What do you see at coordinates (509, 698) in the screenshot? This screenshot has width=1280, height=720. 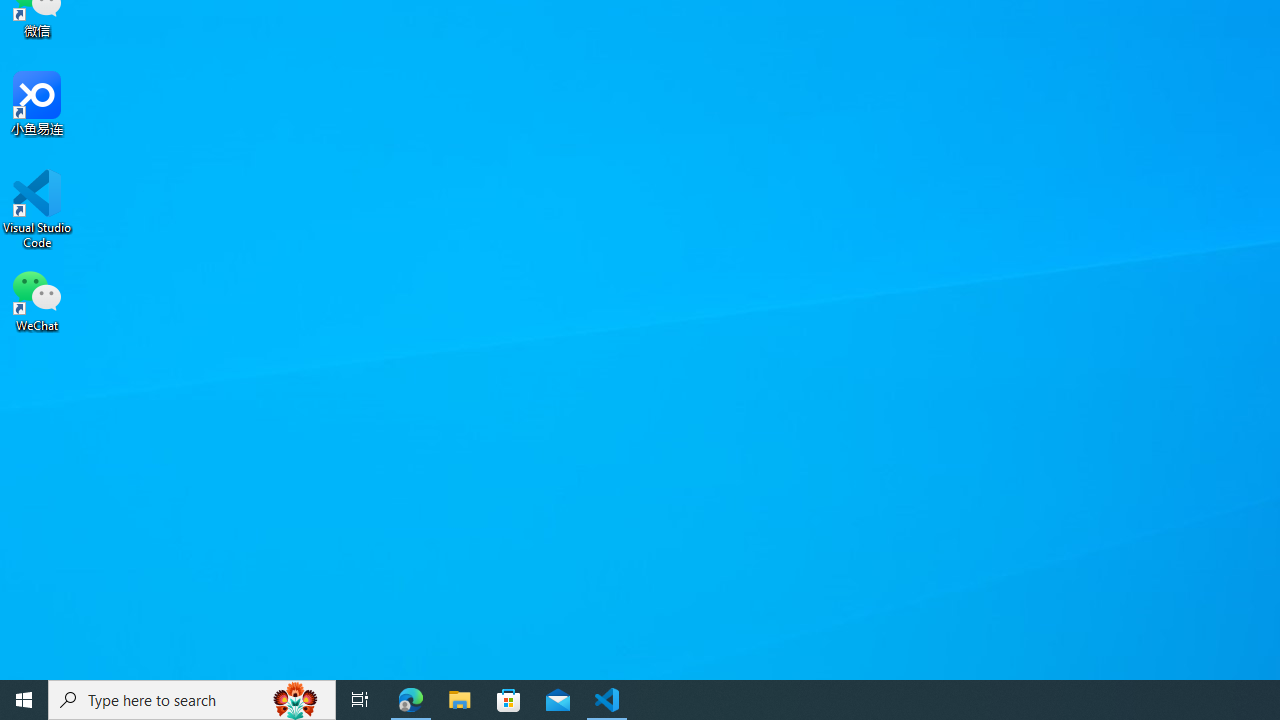 I see `'Microsoft Store'` at bounding box center [509, 698].